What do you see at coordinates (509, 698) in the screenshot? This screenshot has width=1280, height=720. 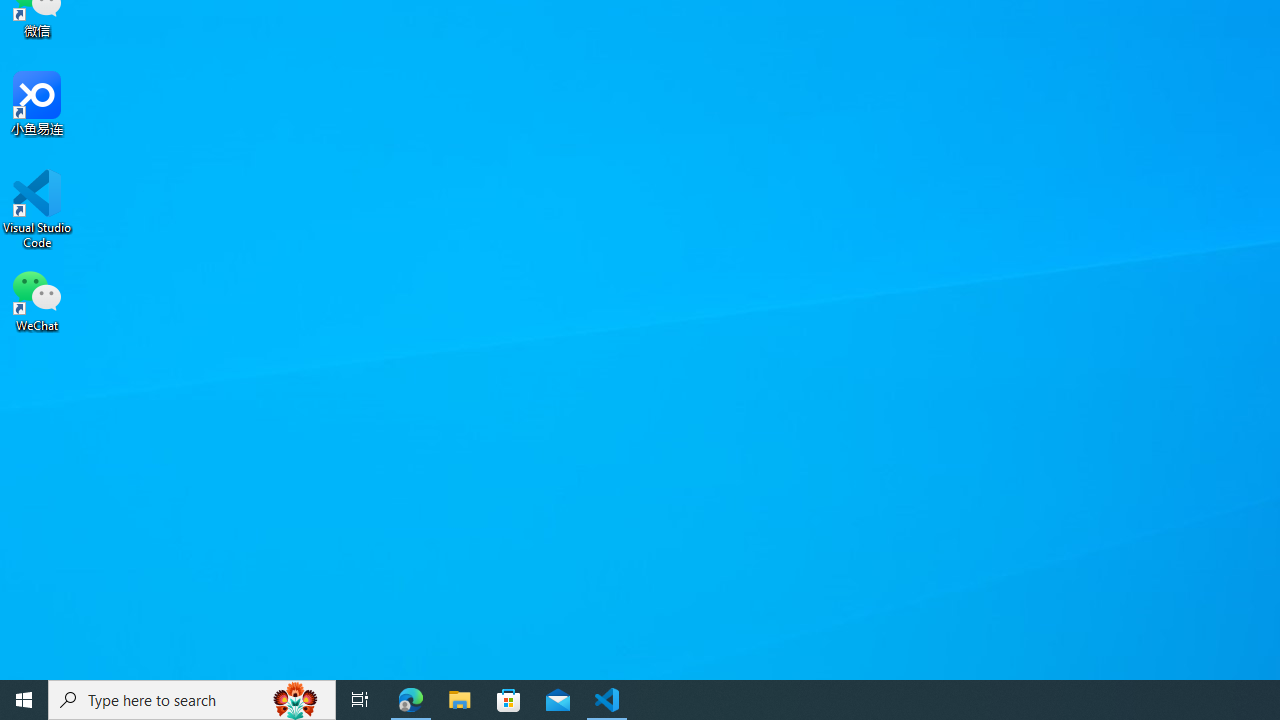 I see `'Microsoft Store'` at bounding box center [509, 698].